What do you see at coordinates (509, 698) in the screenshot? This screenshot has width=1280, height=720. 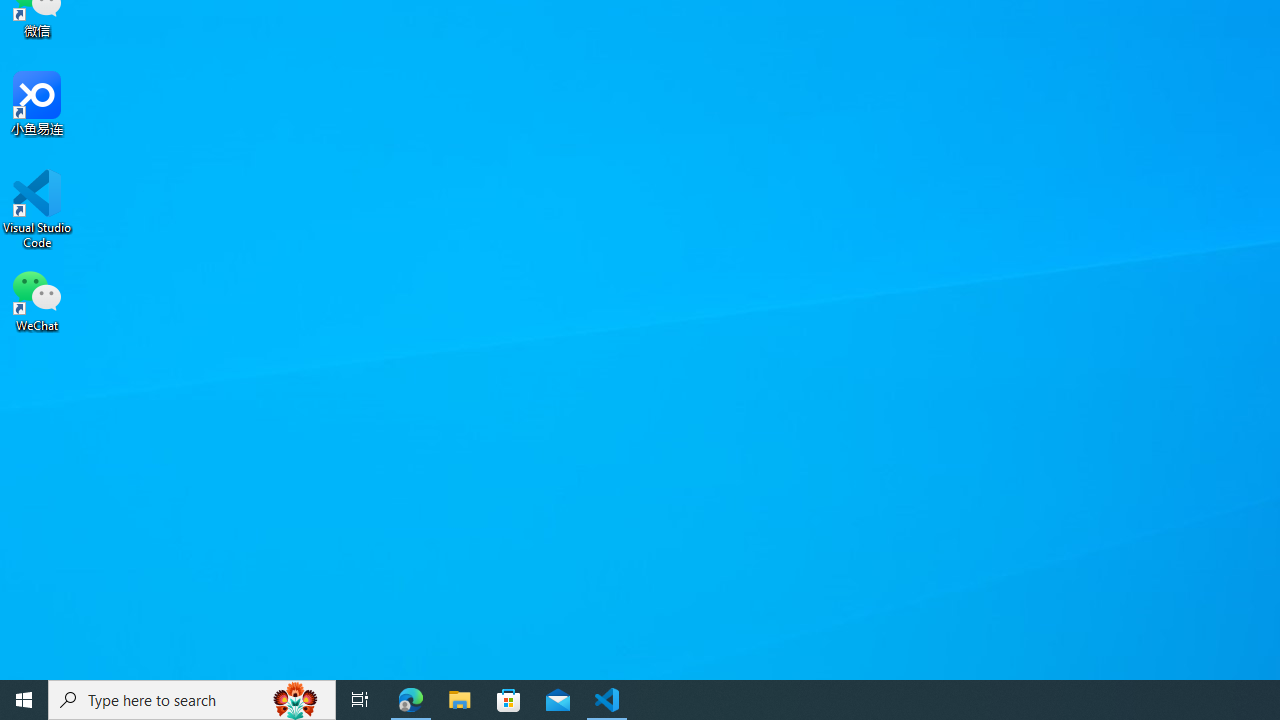 I see `'Microsoft Store'` at bounding box center [509, 698].